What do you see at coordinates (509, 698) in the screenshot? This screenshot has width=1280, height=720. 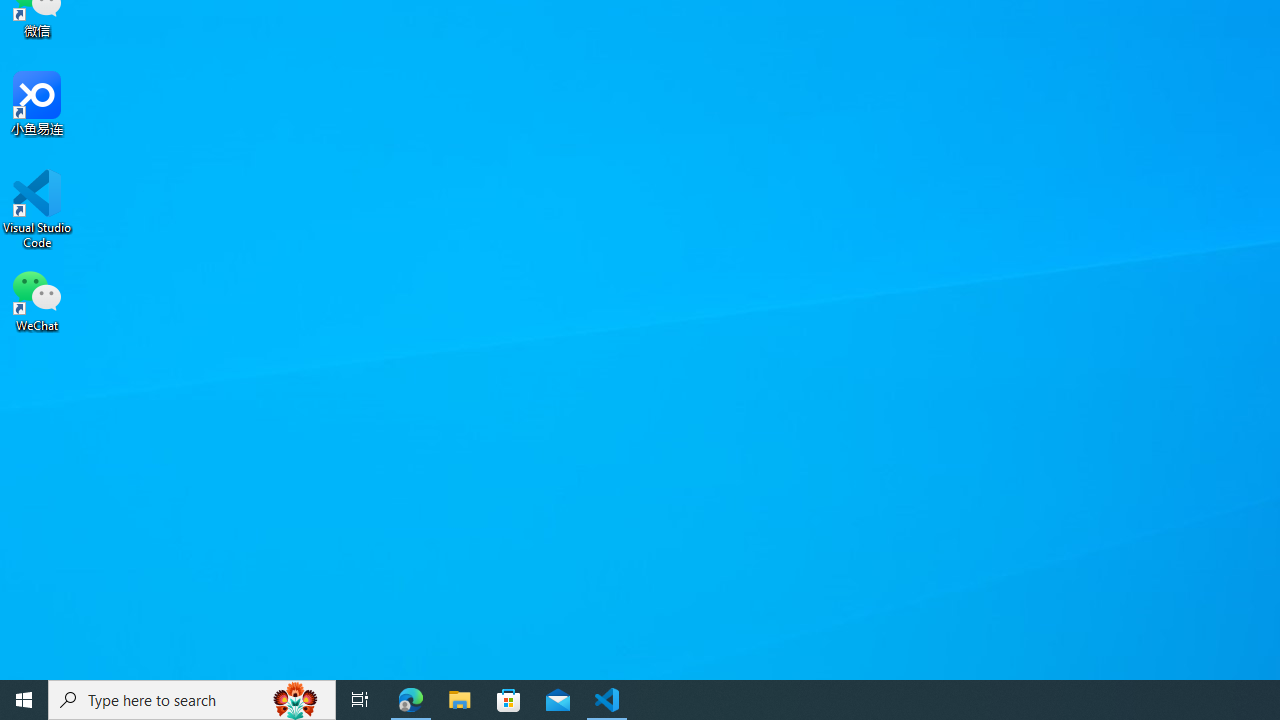 I see `'Microsoft Store'` at bounding box center [509, 698].